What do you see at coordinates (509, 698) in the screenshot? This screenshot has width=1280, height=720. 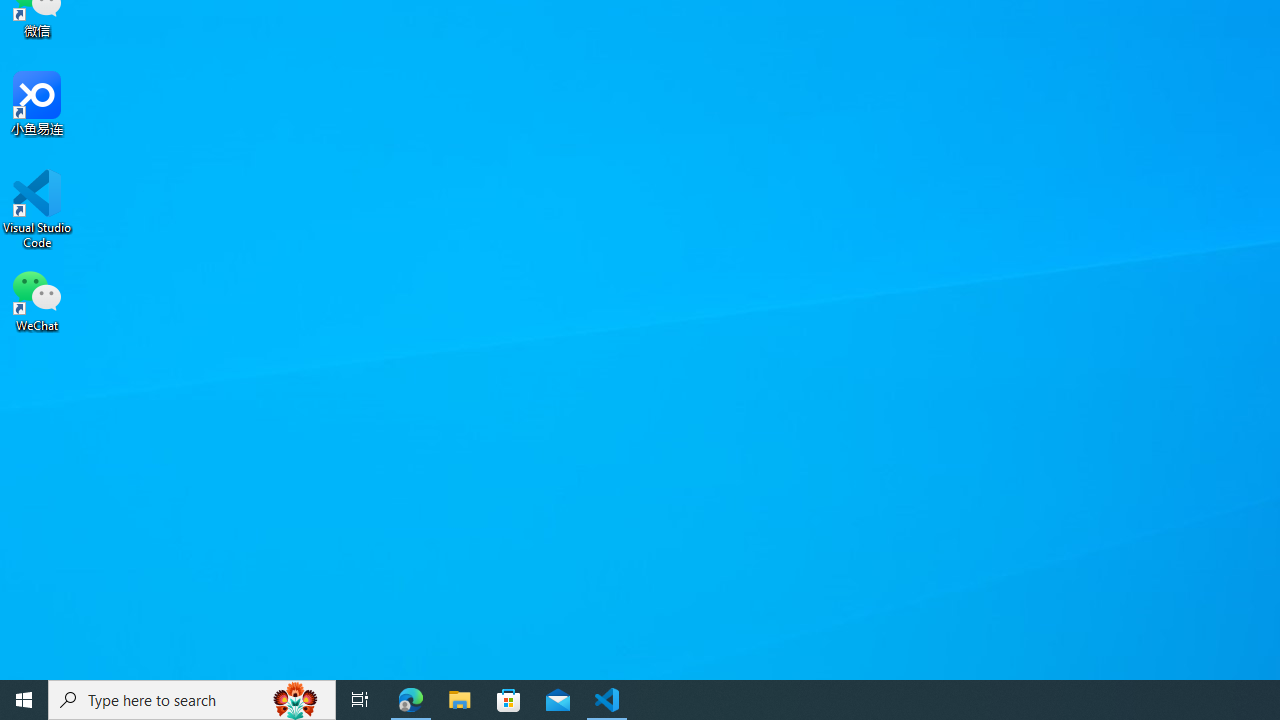 I see `'Microsoft Store'` at bounding box center [509, 698].